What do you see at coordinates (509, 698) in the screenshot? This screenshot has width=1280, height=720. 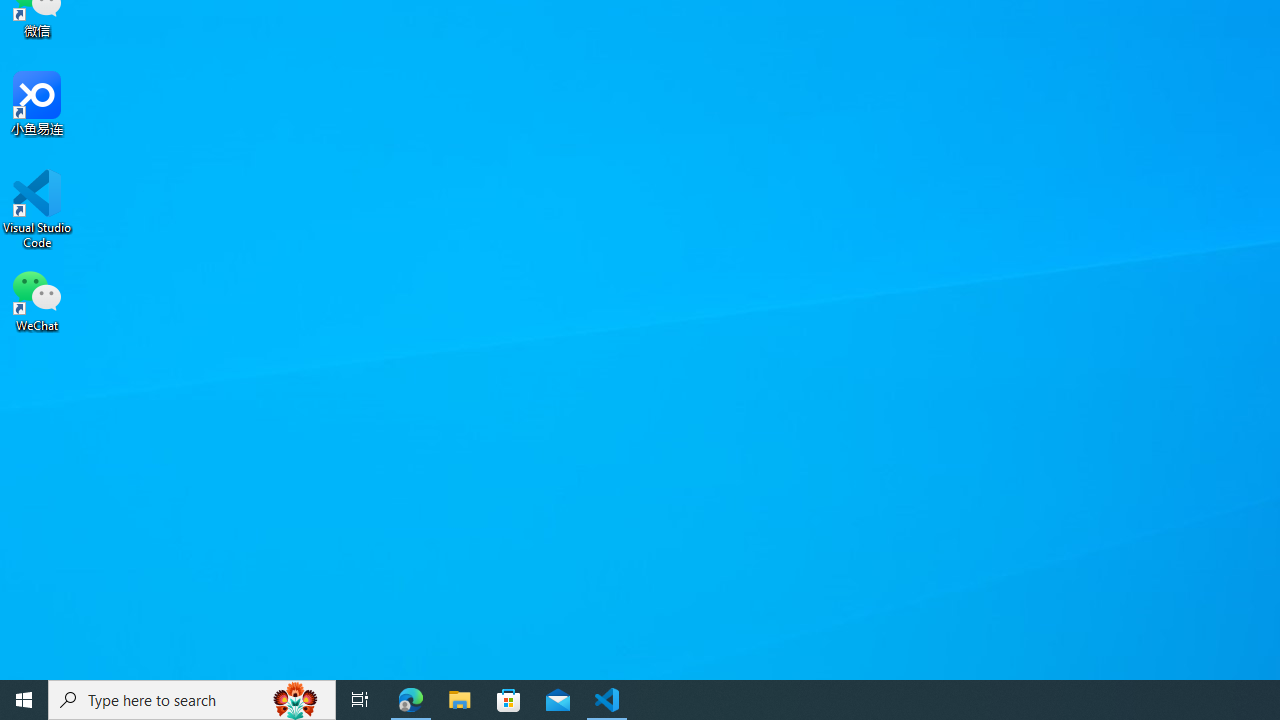 I see `'Microsoft Store'` at bounding box center [509, 698].